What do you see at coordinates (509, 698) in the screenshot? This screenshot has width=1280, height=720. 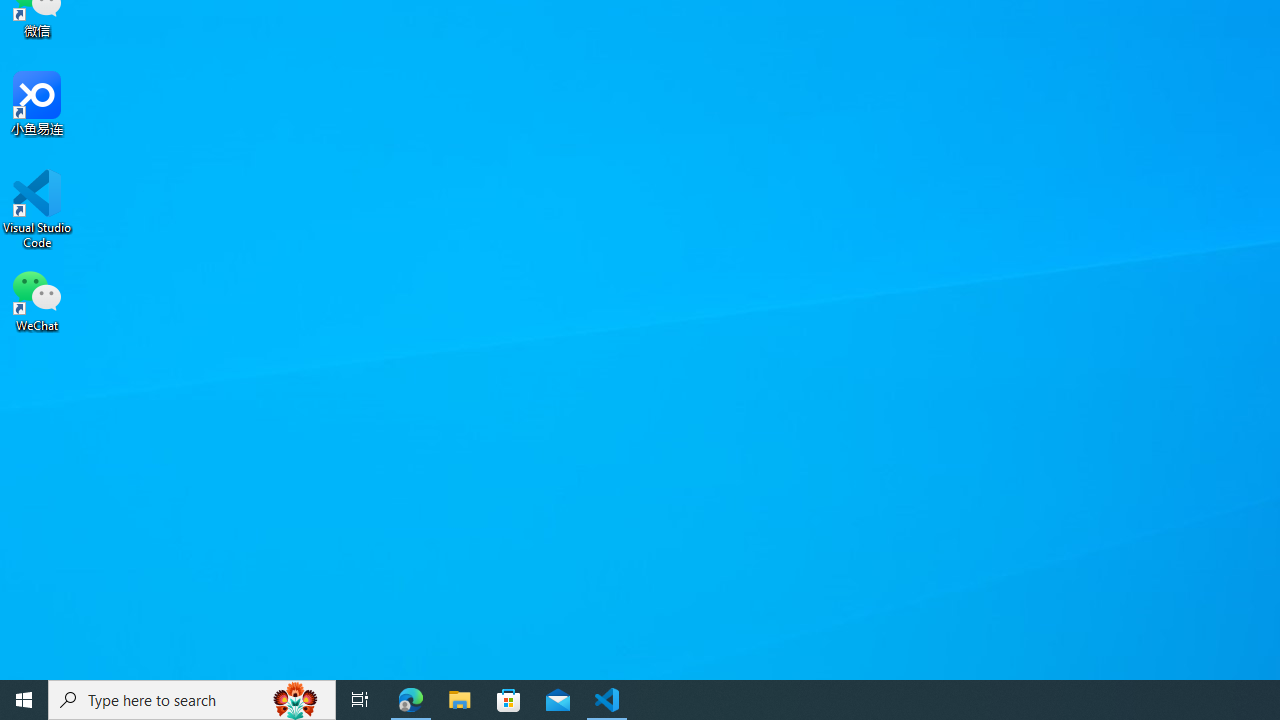 I see `'Microsoft Store'` at bounding box center [509, 698].